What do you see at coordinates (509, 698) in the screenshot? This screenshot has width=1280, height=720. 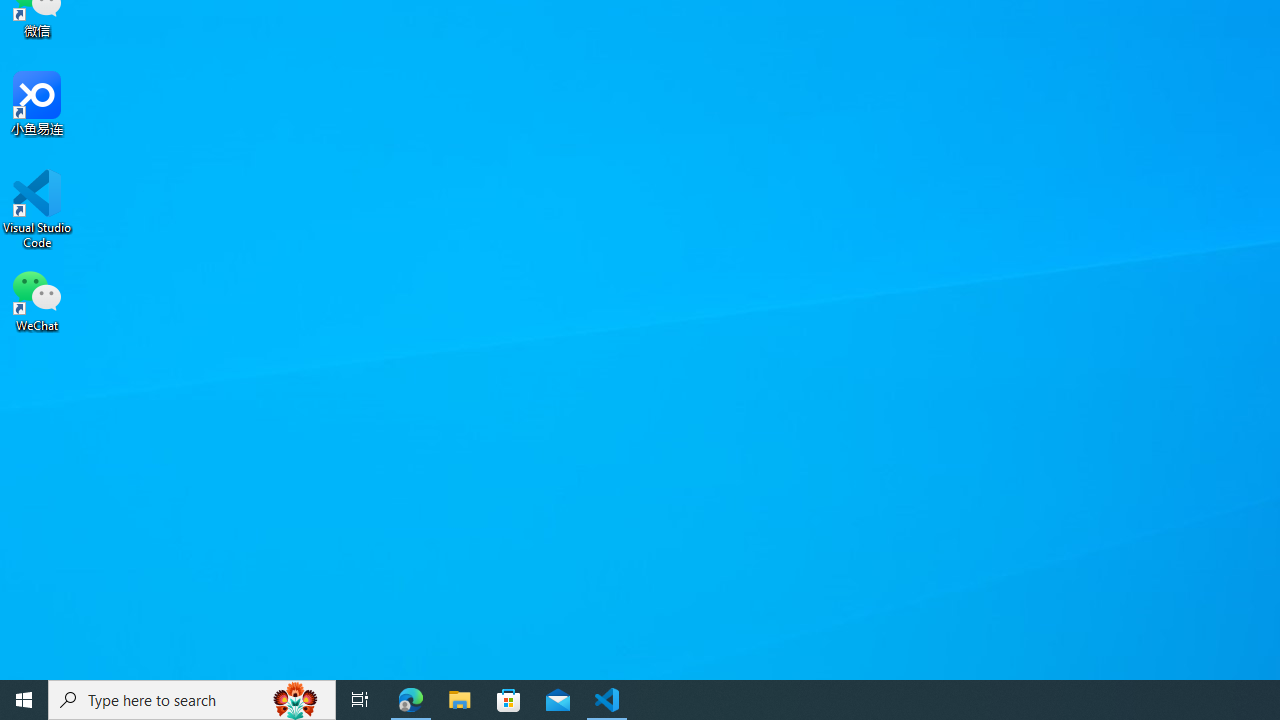 I see `'Microsoft Store'` at bounding box center [509, 698].